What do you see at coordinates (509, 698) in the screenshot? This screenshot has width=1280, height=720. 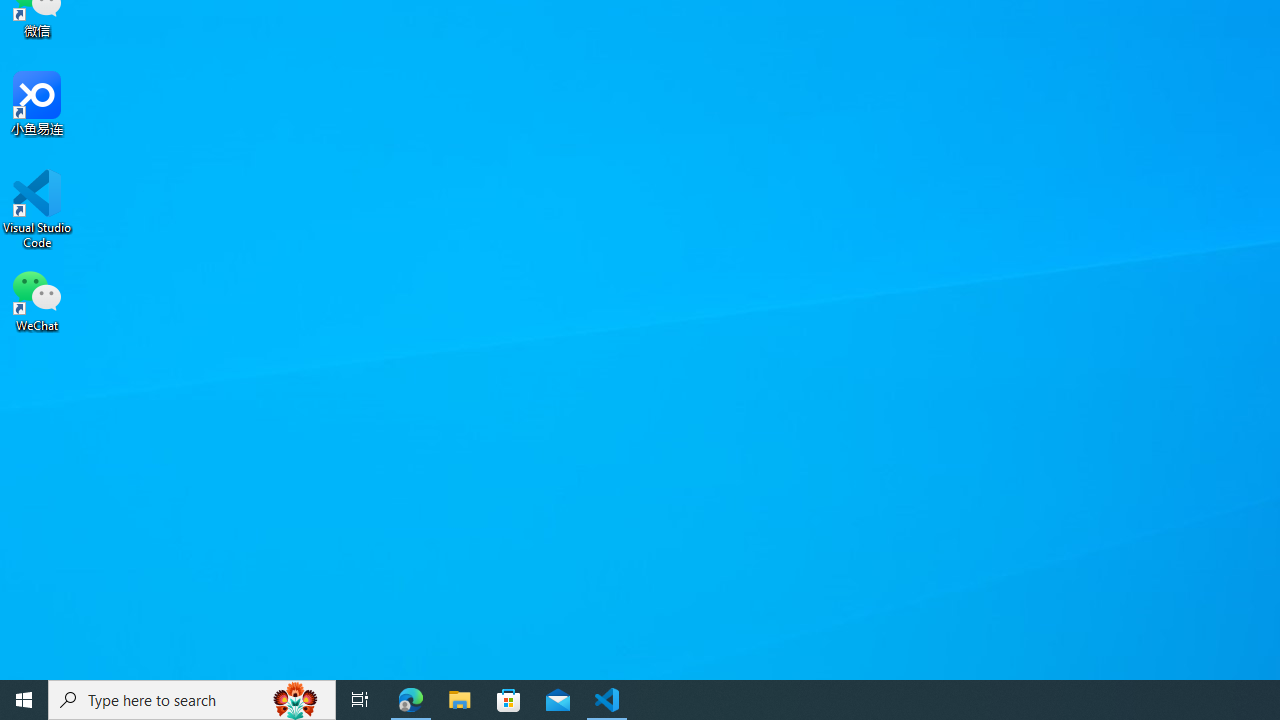 I see `'Microsoft Store'` at bounding box center [509, 698].